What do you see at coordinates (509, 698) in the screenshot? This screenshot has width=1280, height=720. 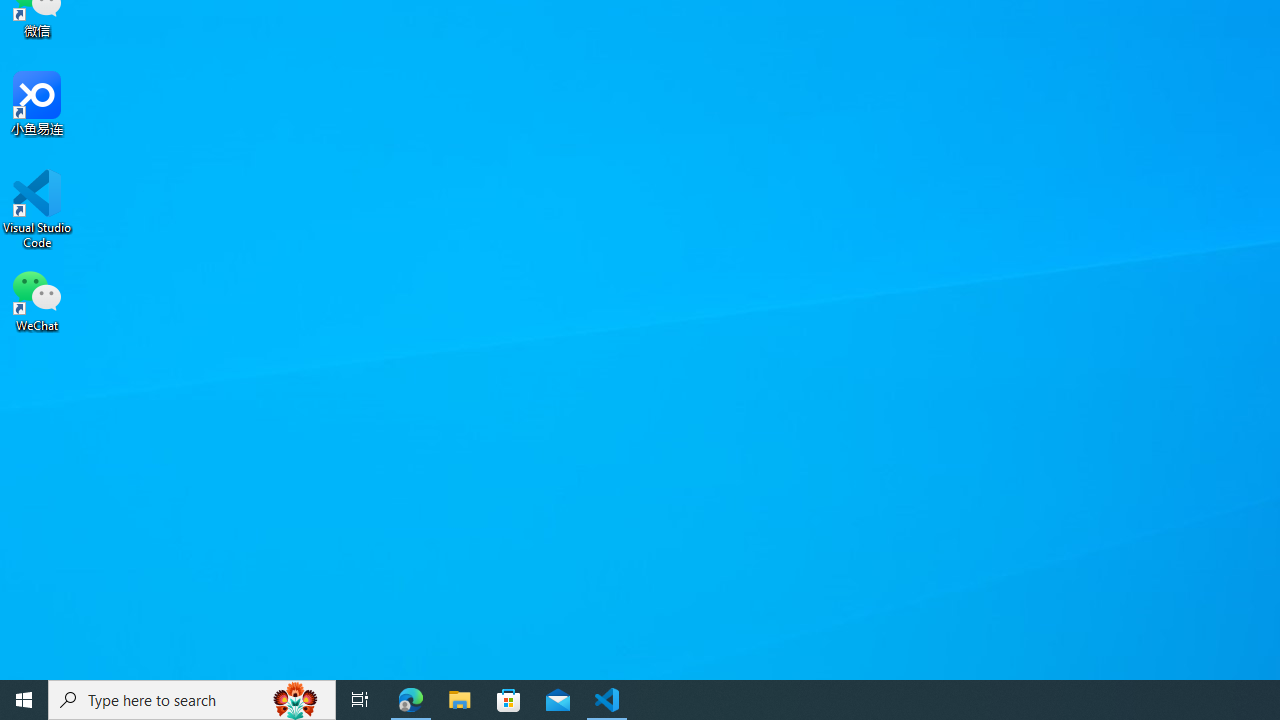 I see `'Microsoft Store'` at bounding box center [509, 698].